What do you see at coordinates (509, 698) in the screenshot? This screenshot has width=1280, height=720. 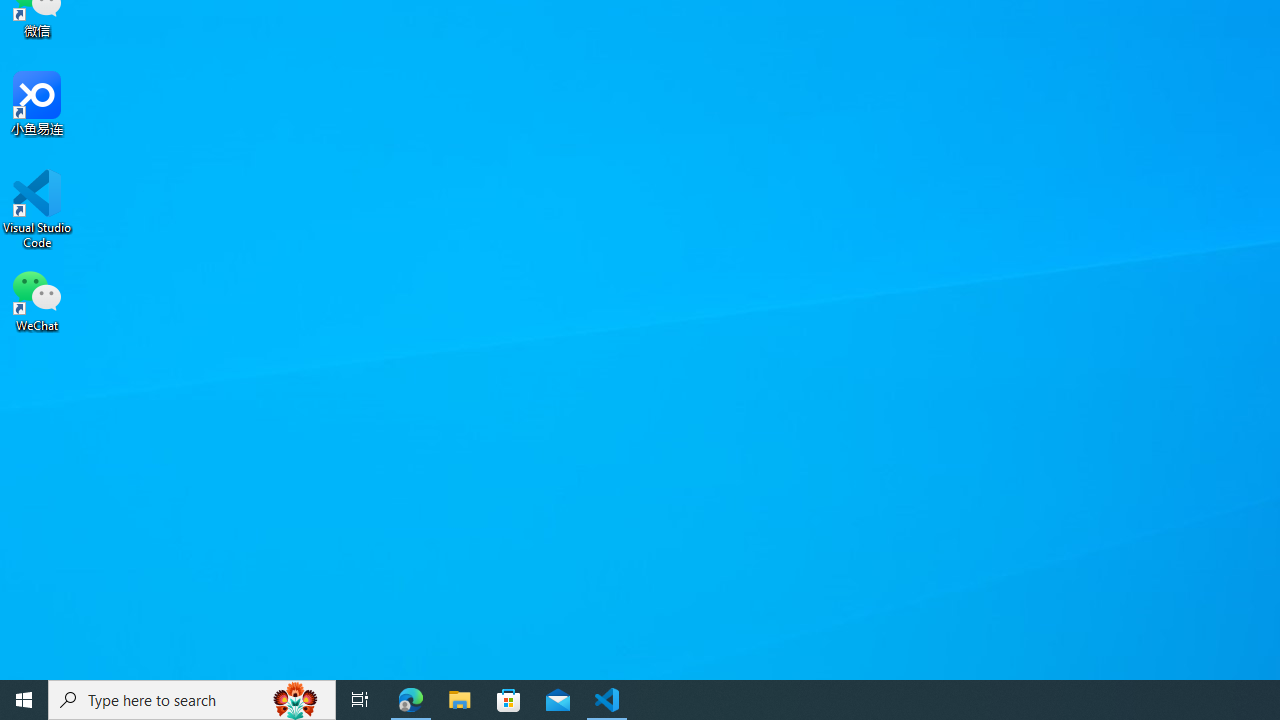 I see `'Microsoft Store'` at bounding box center [509, 698].